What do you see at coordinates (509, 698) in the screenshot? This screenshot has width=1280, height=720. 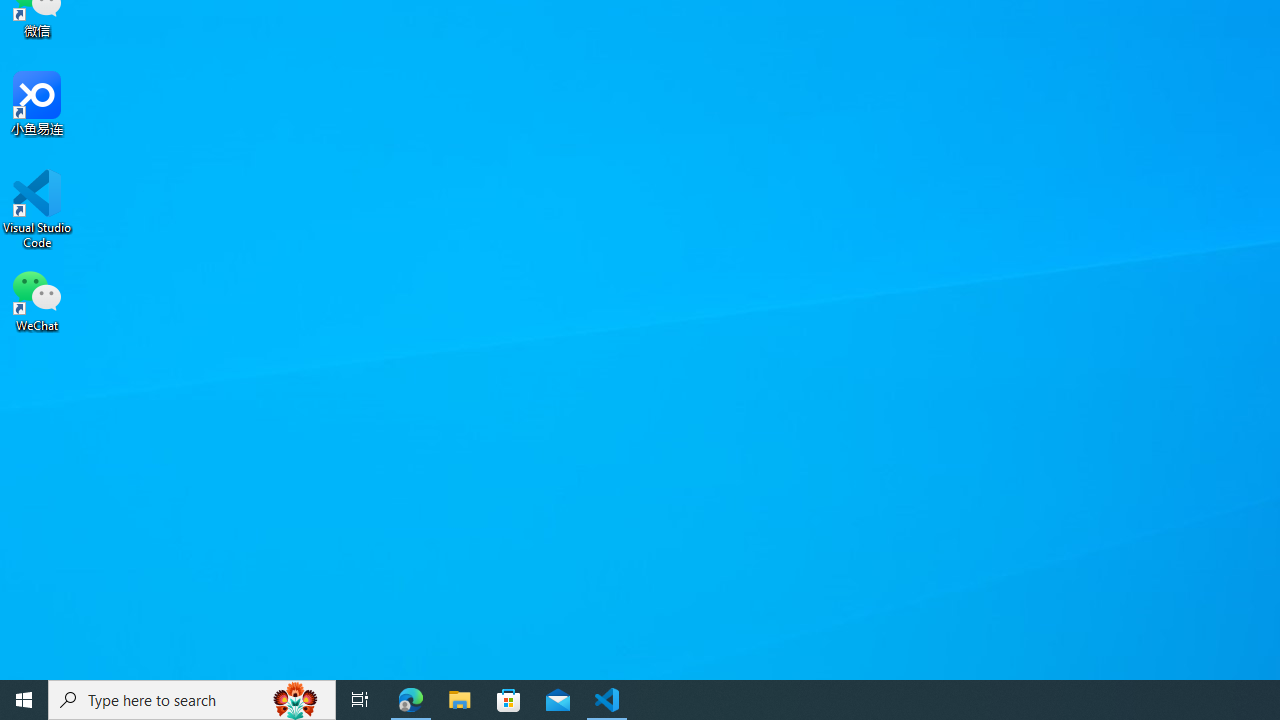 I see `'Microsoft Store'` at bounding box center [509, 698].